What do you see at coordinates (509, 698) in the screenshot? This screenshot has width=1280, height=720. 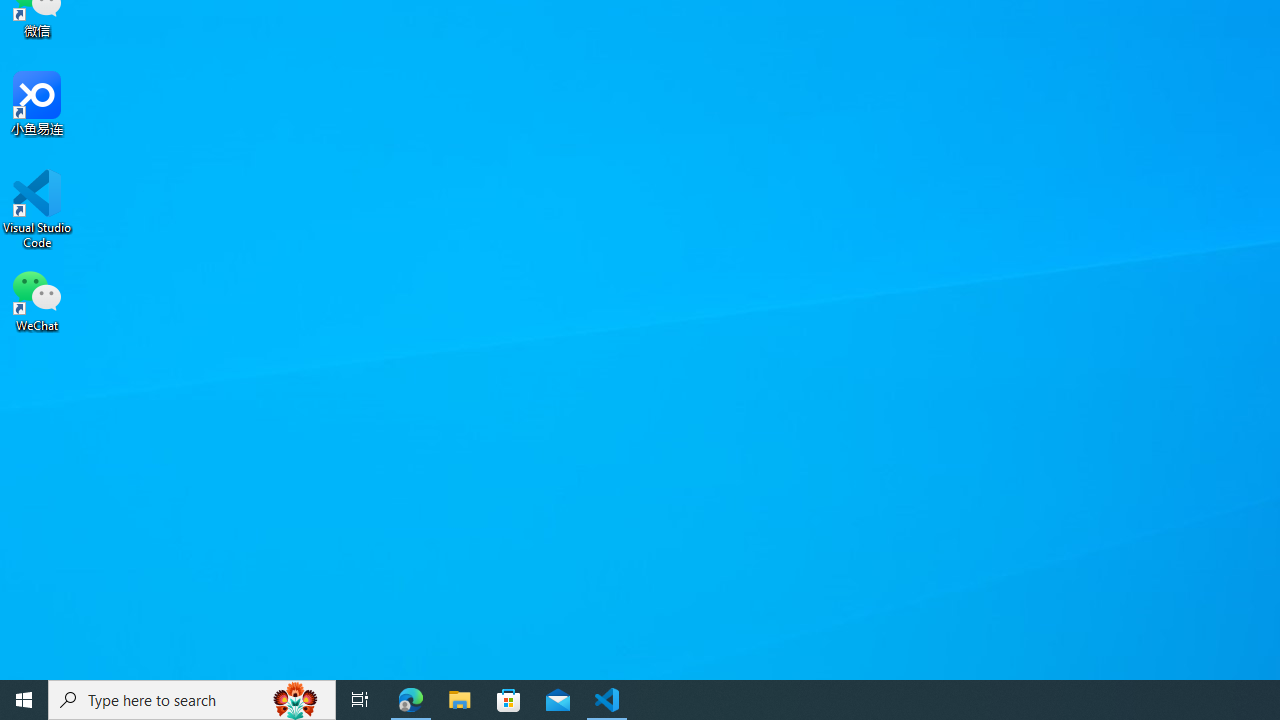 I see `'Microsoft Store'` at bounding box center [509, 698].